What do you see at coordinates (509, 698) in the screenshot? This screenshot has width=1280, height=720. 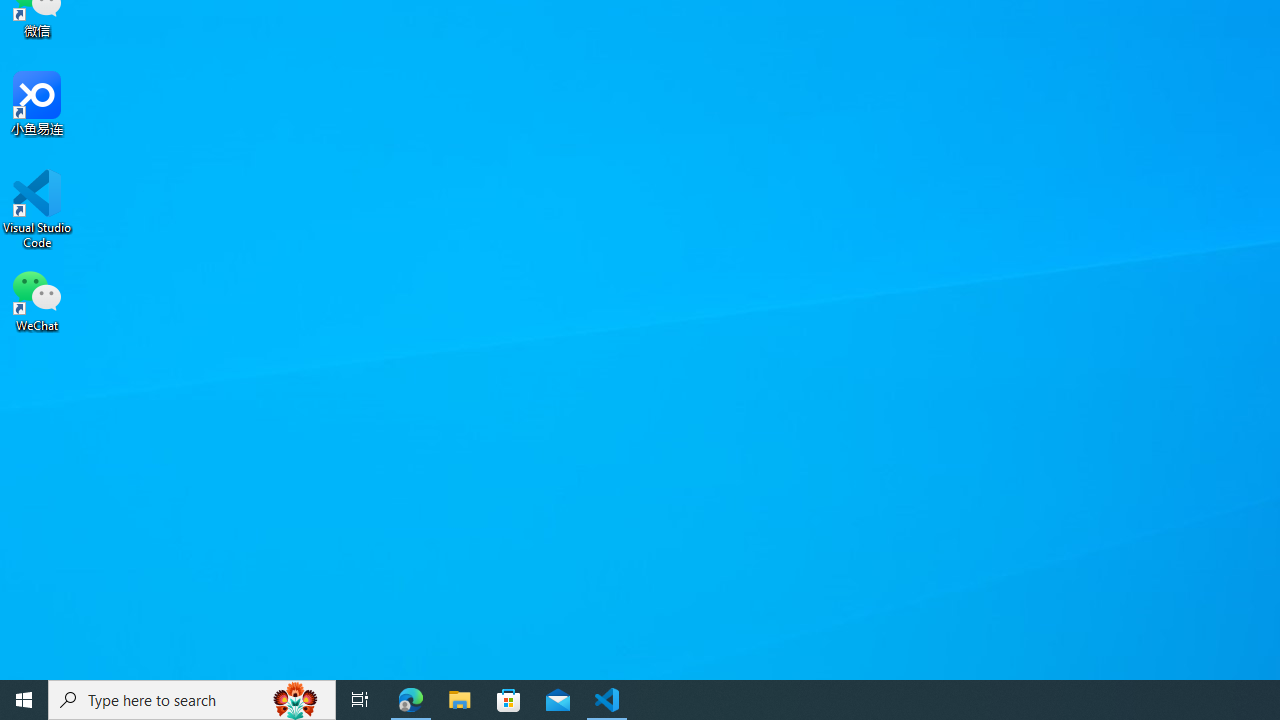 I see `'Microsoft Store'` at bounding box center [509, 698].